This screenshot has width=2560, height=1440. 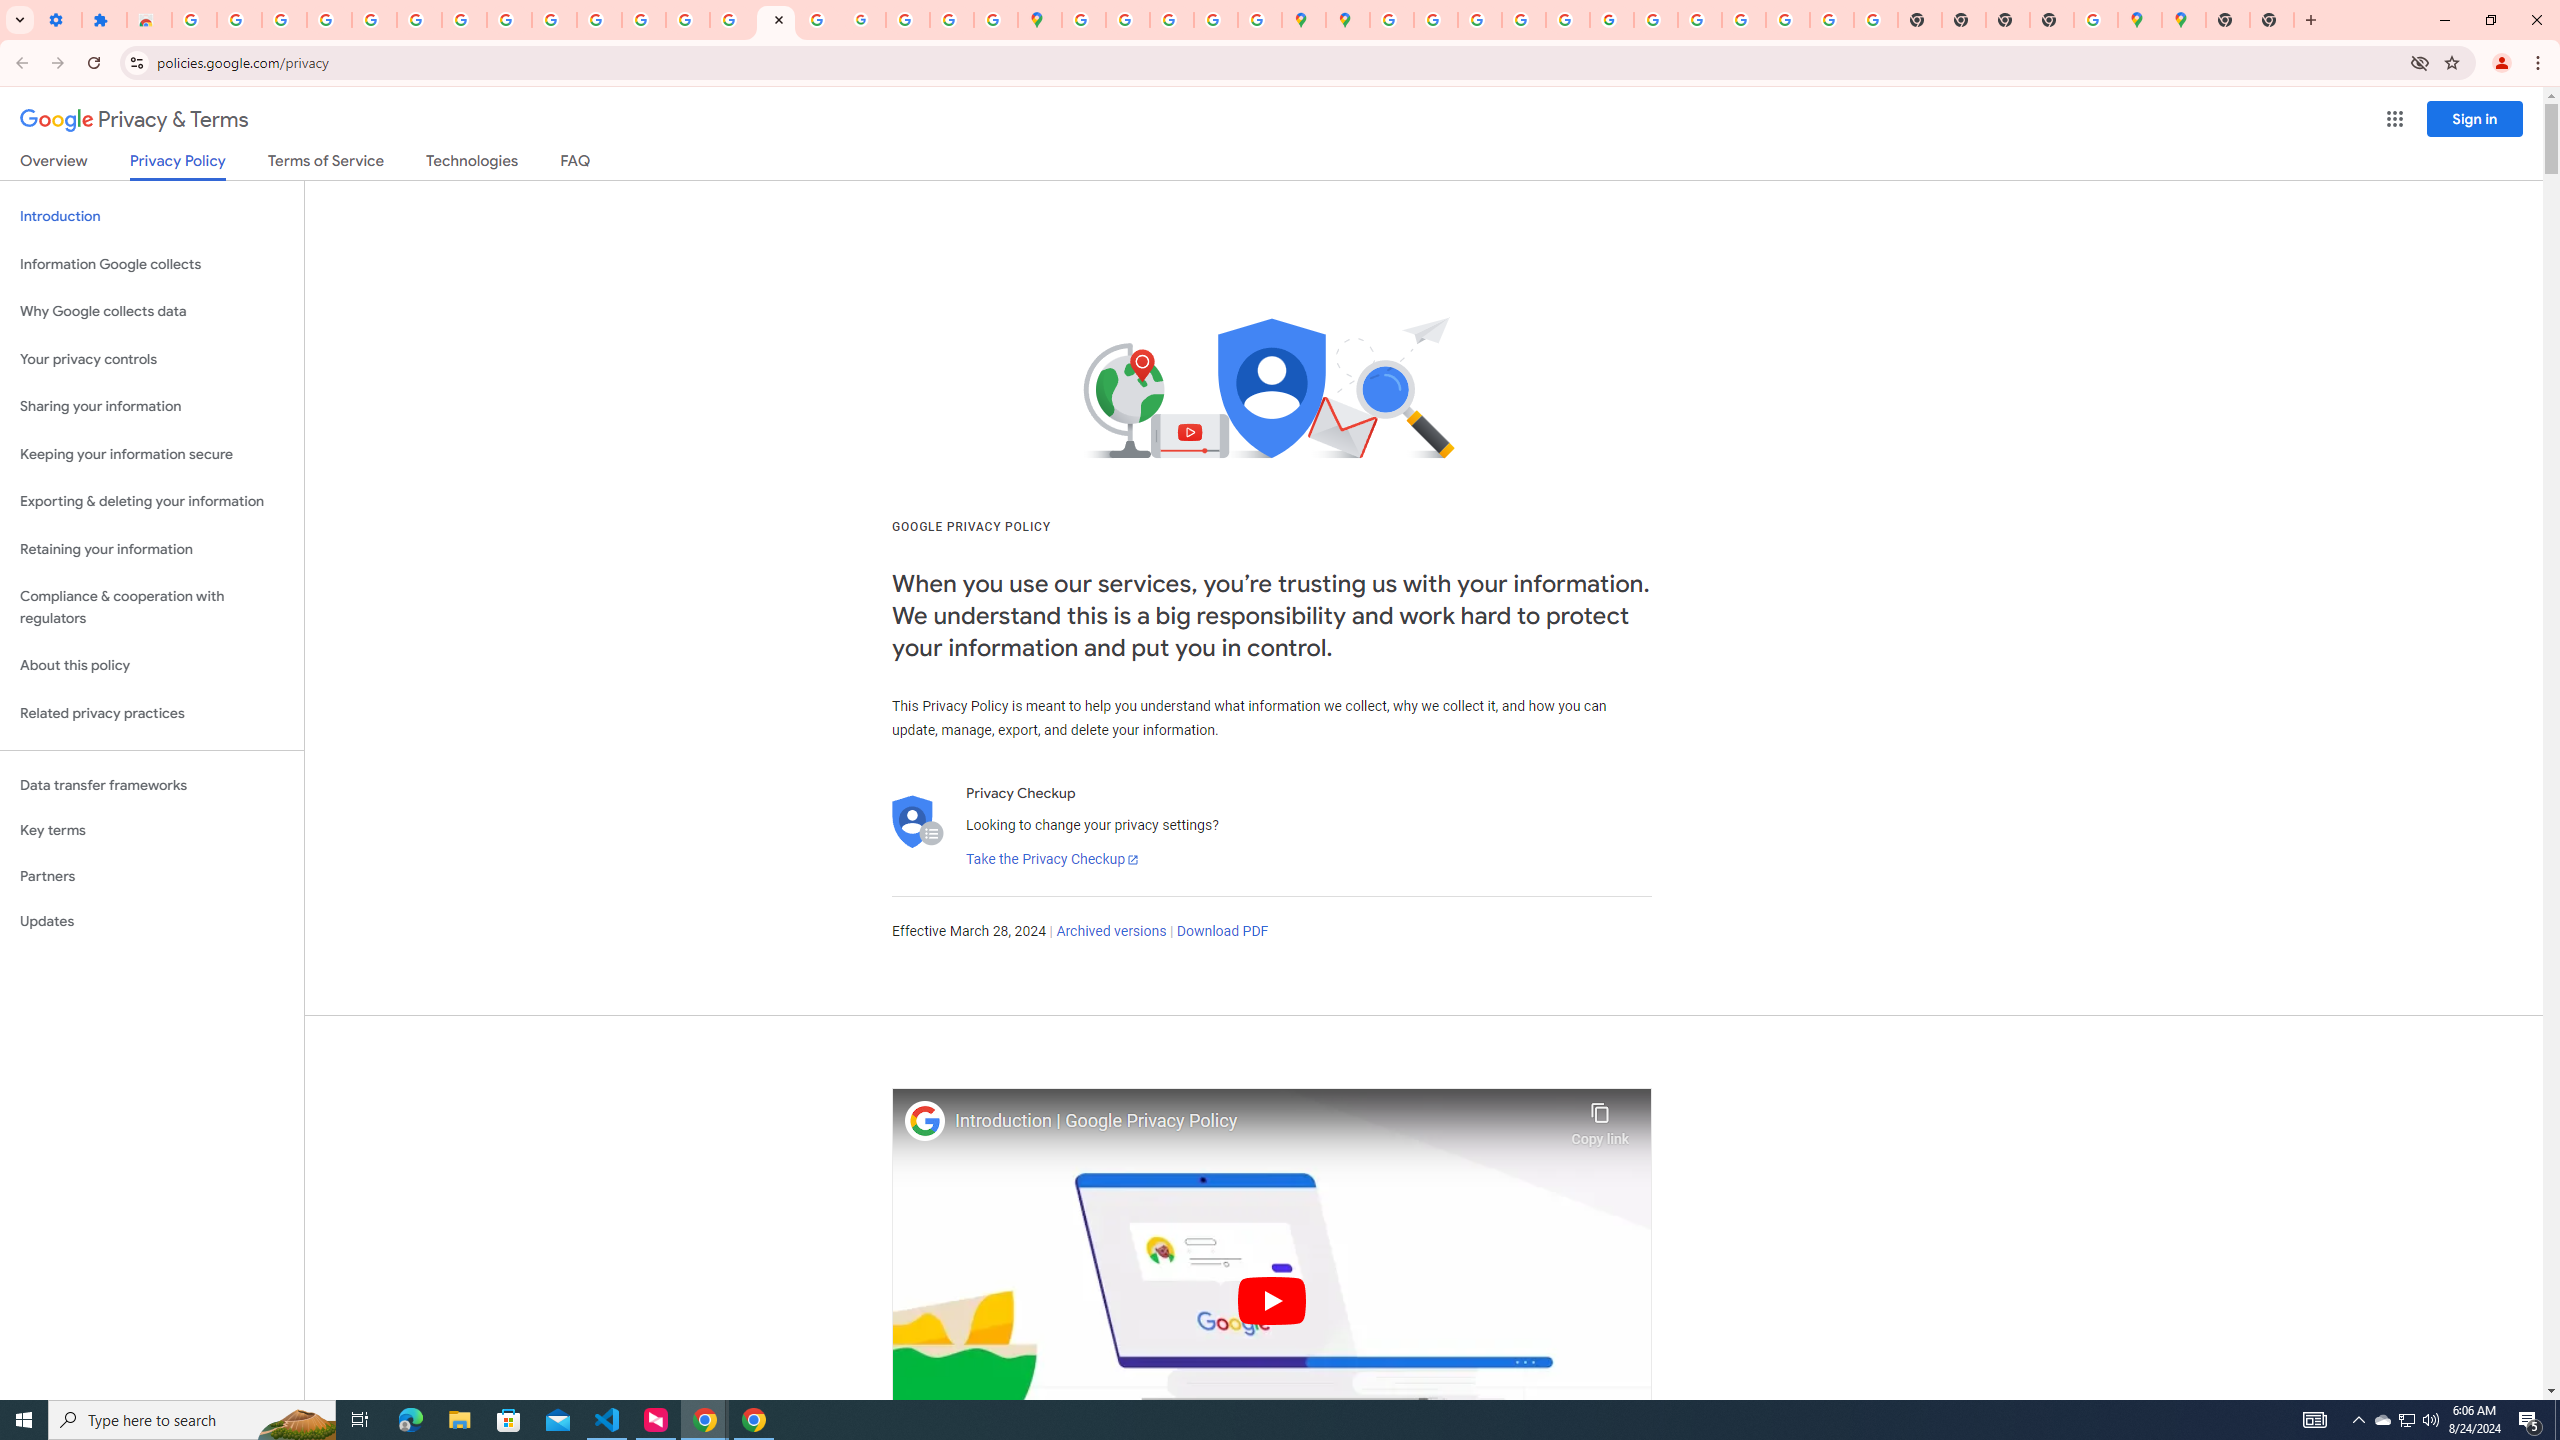 I want to click on 'Privacy Policy', so click(x=175, y=165).